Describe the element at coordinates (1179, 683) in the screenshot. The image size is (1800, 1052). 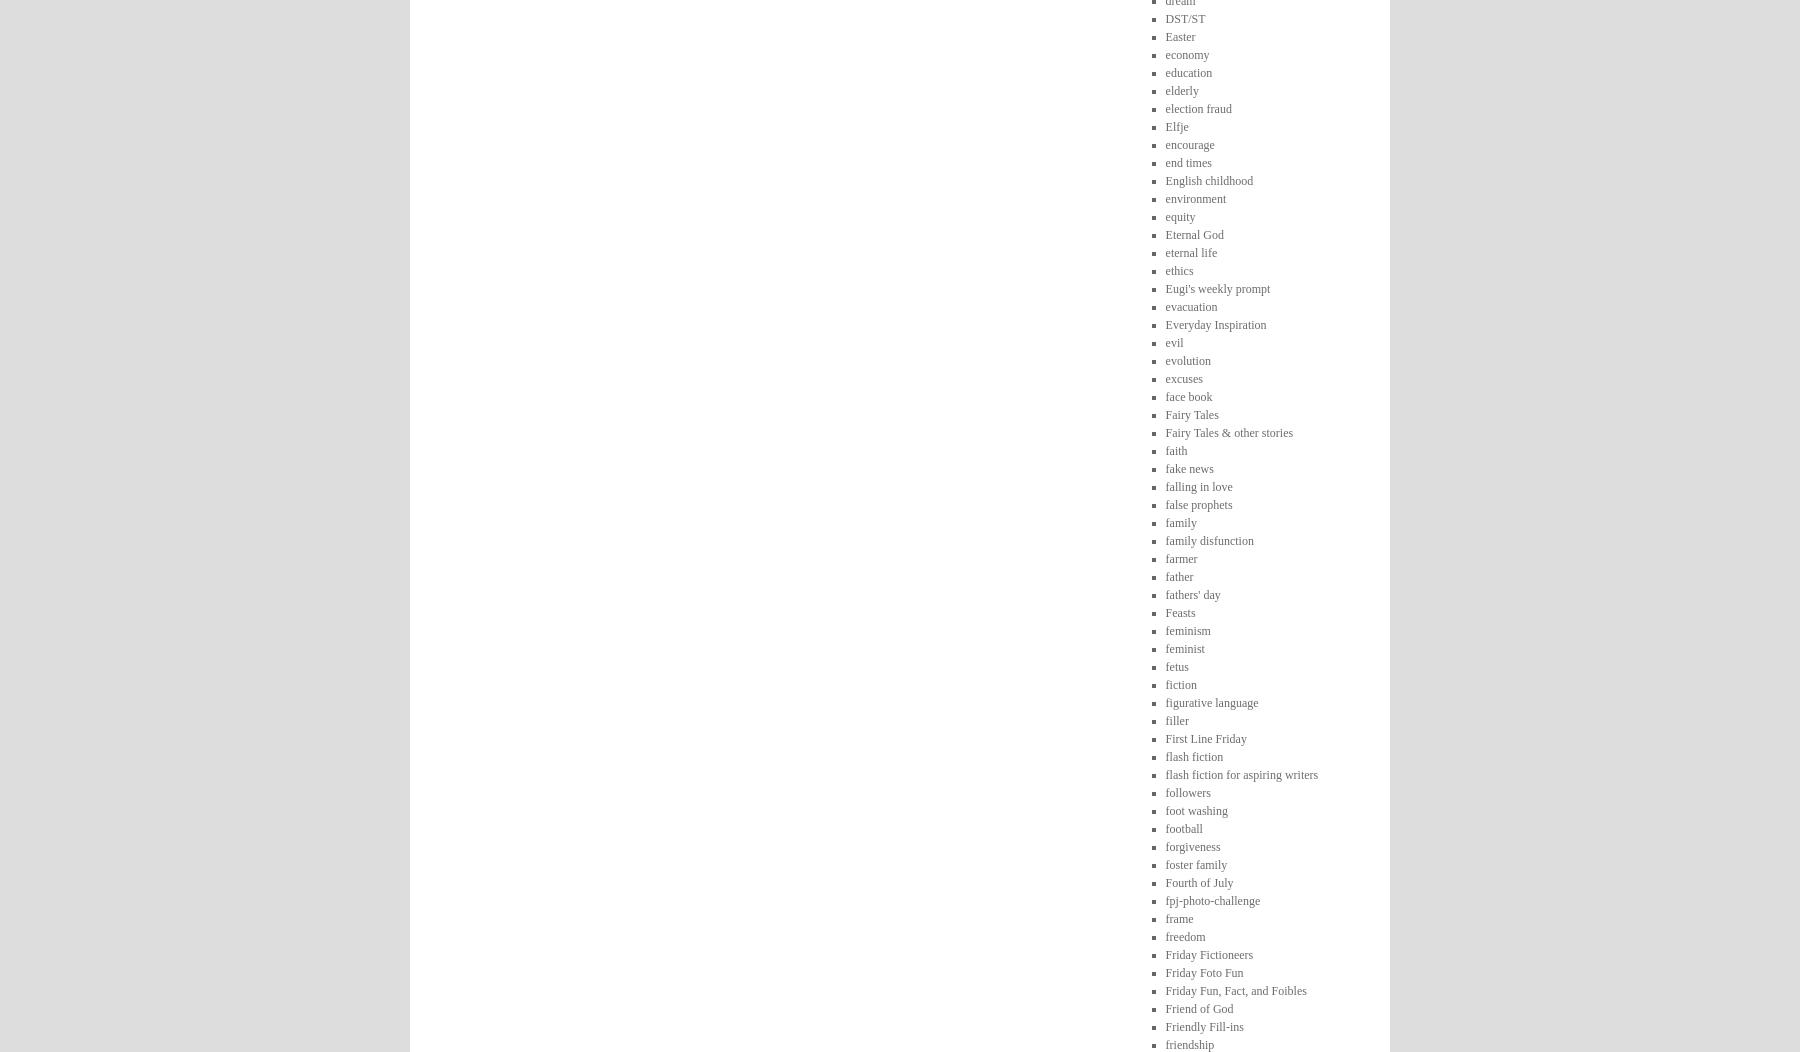
I see `'fiction'` at that location.